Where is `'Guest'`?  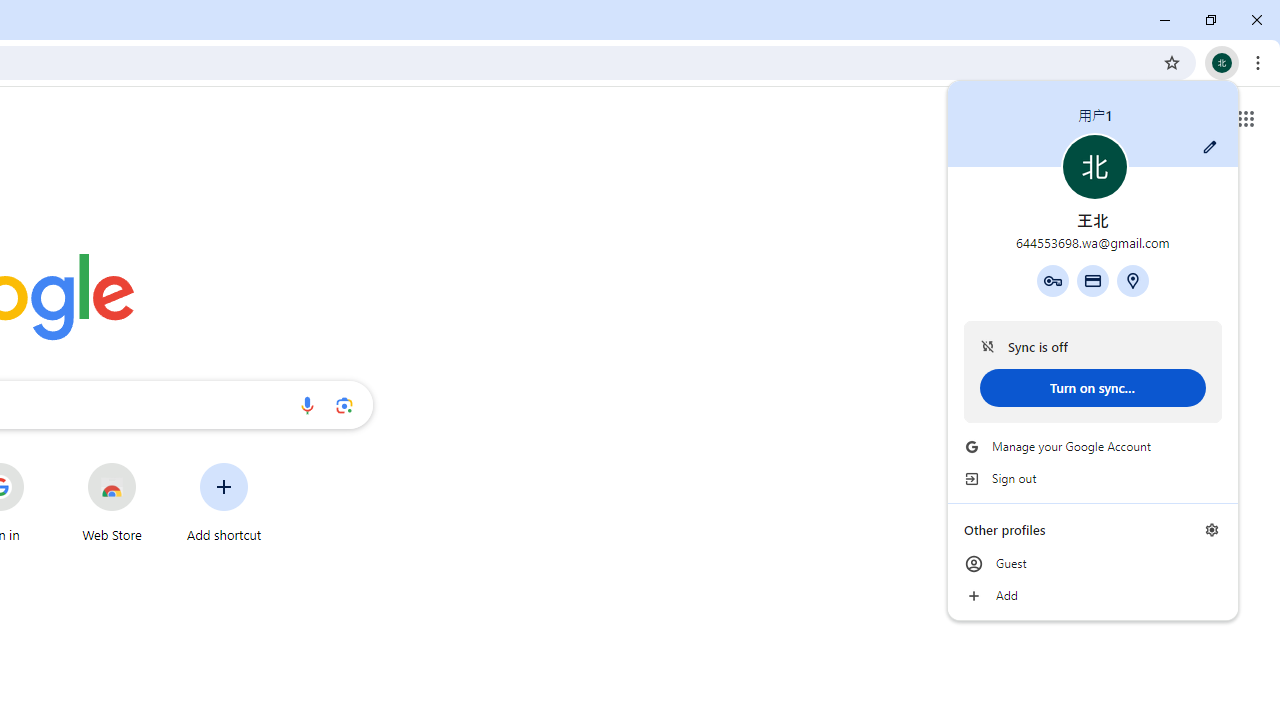 'Guest' is located at coordinates (1092, 564).